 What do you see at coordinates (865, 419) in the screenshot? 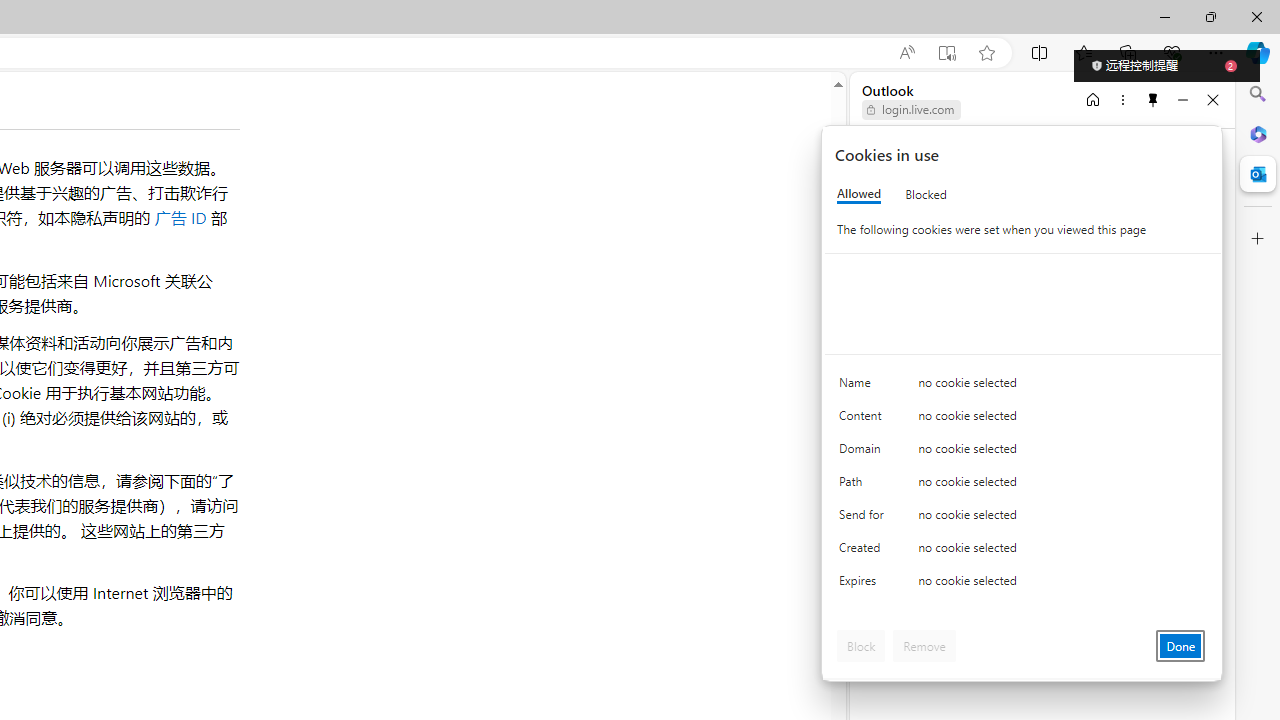
I see `'Content'` at bounding box center [865, 419].